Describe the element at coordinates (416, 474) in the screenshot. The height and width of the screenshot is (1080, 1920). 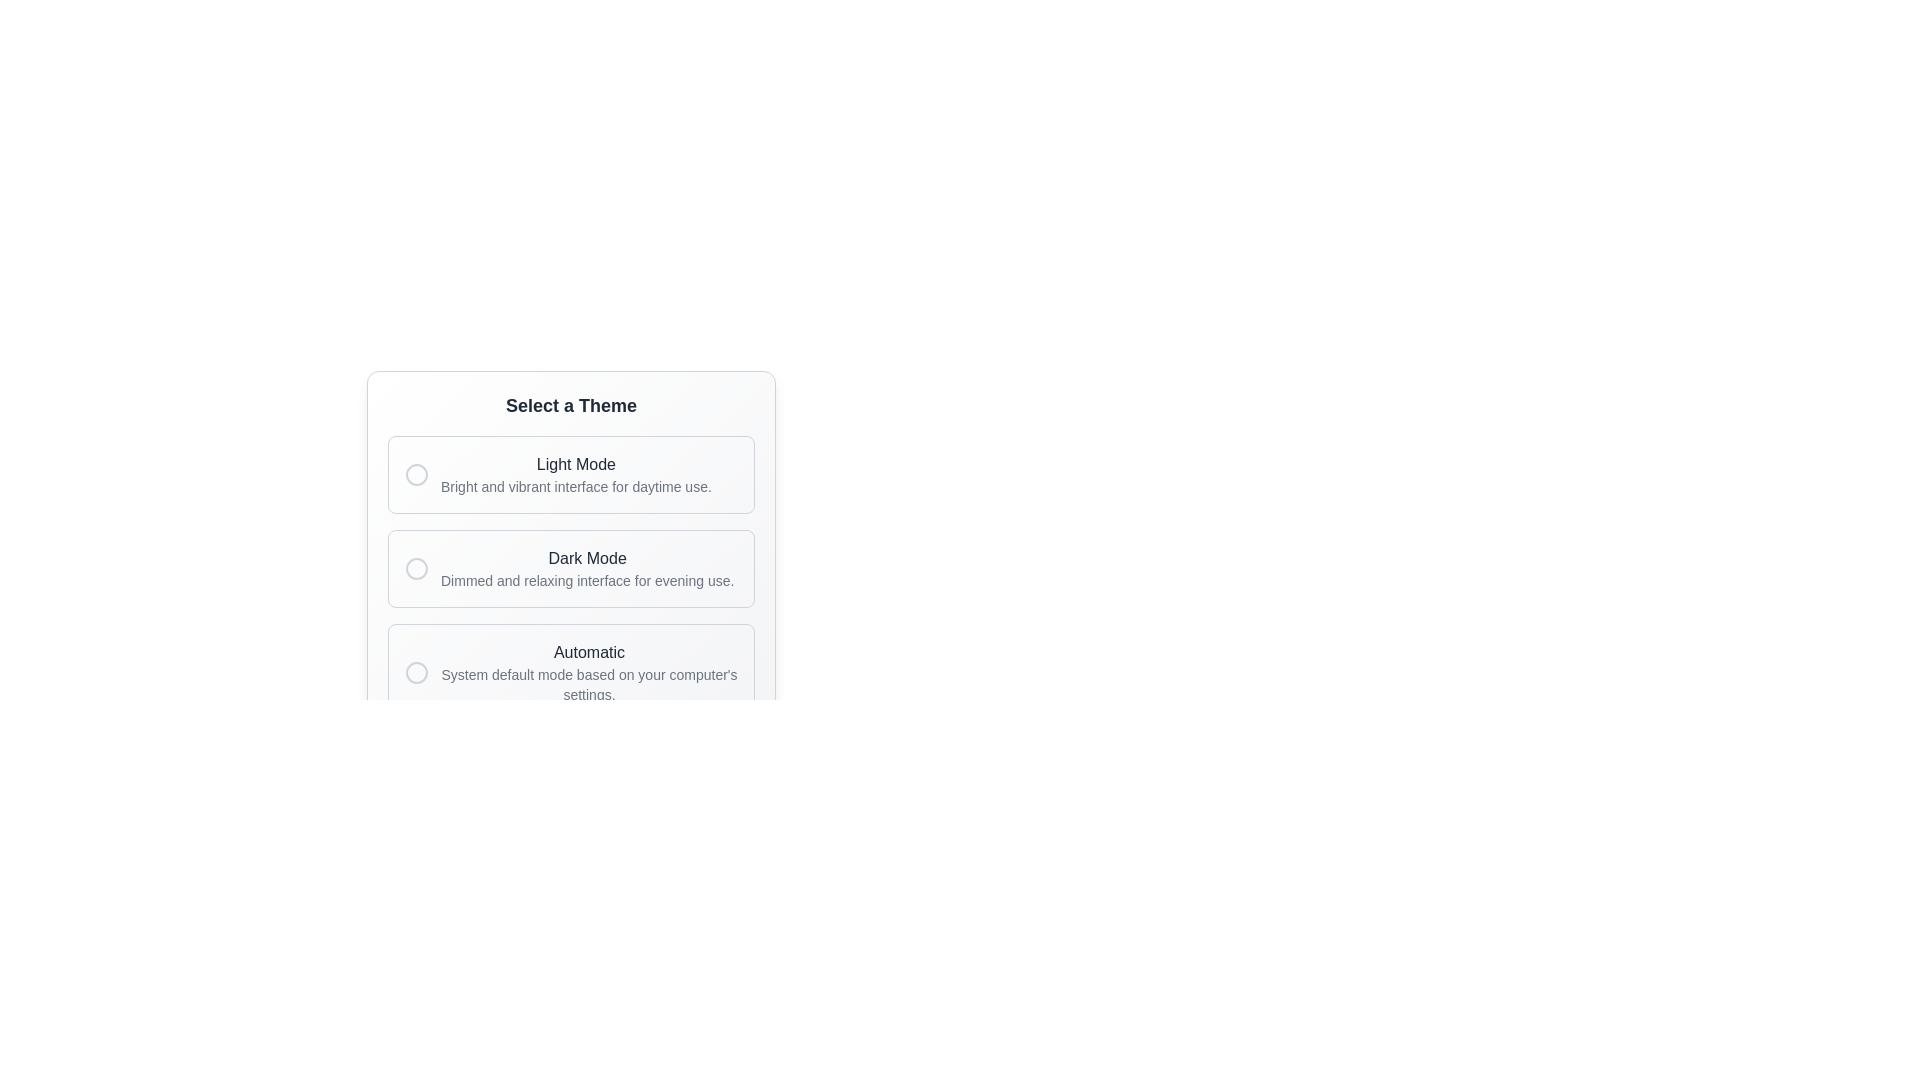
I see `the radio button for 'Light Mode'` at that location.